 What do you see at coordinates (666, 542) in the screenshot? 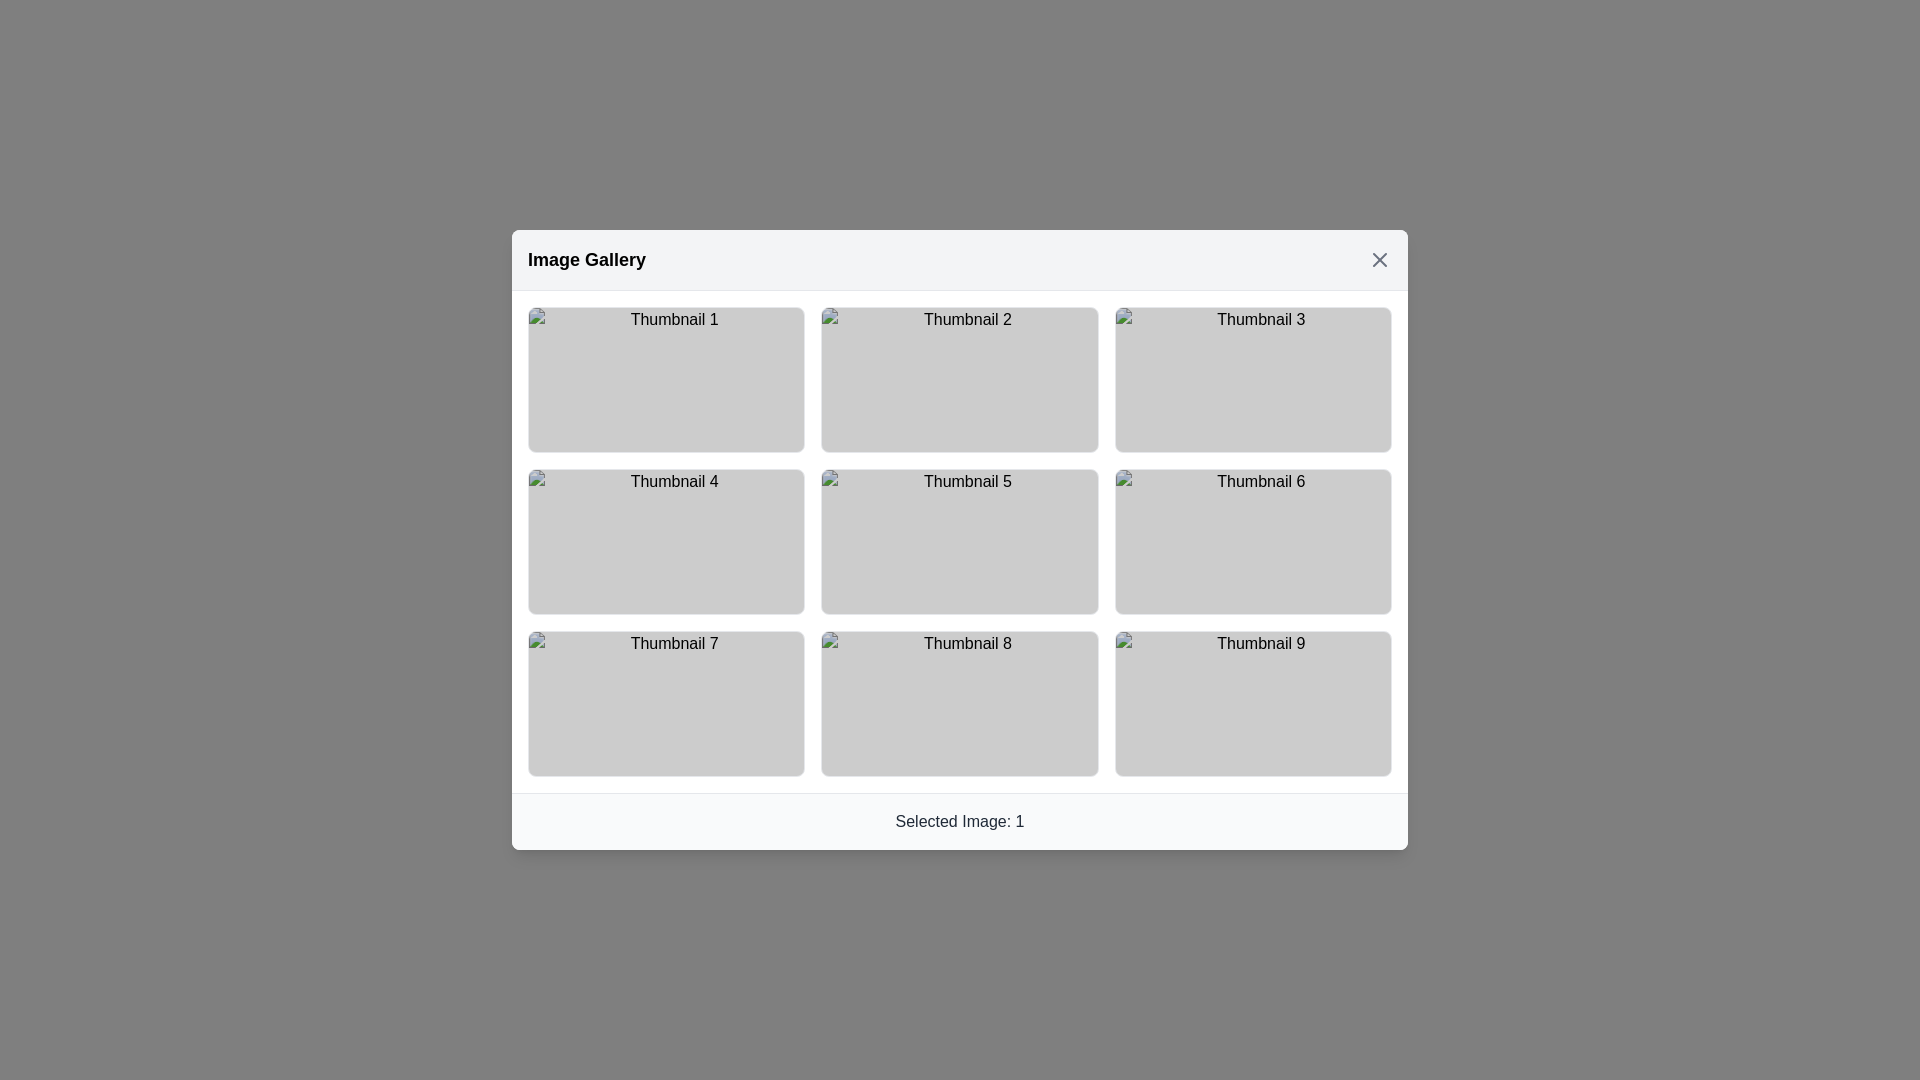
I see `the 'Thumbnail 4' placeholder element` at bounding box center [666, 542].